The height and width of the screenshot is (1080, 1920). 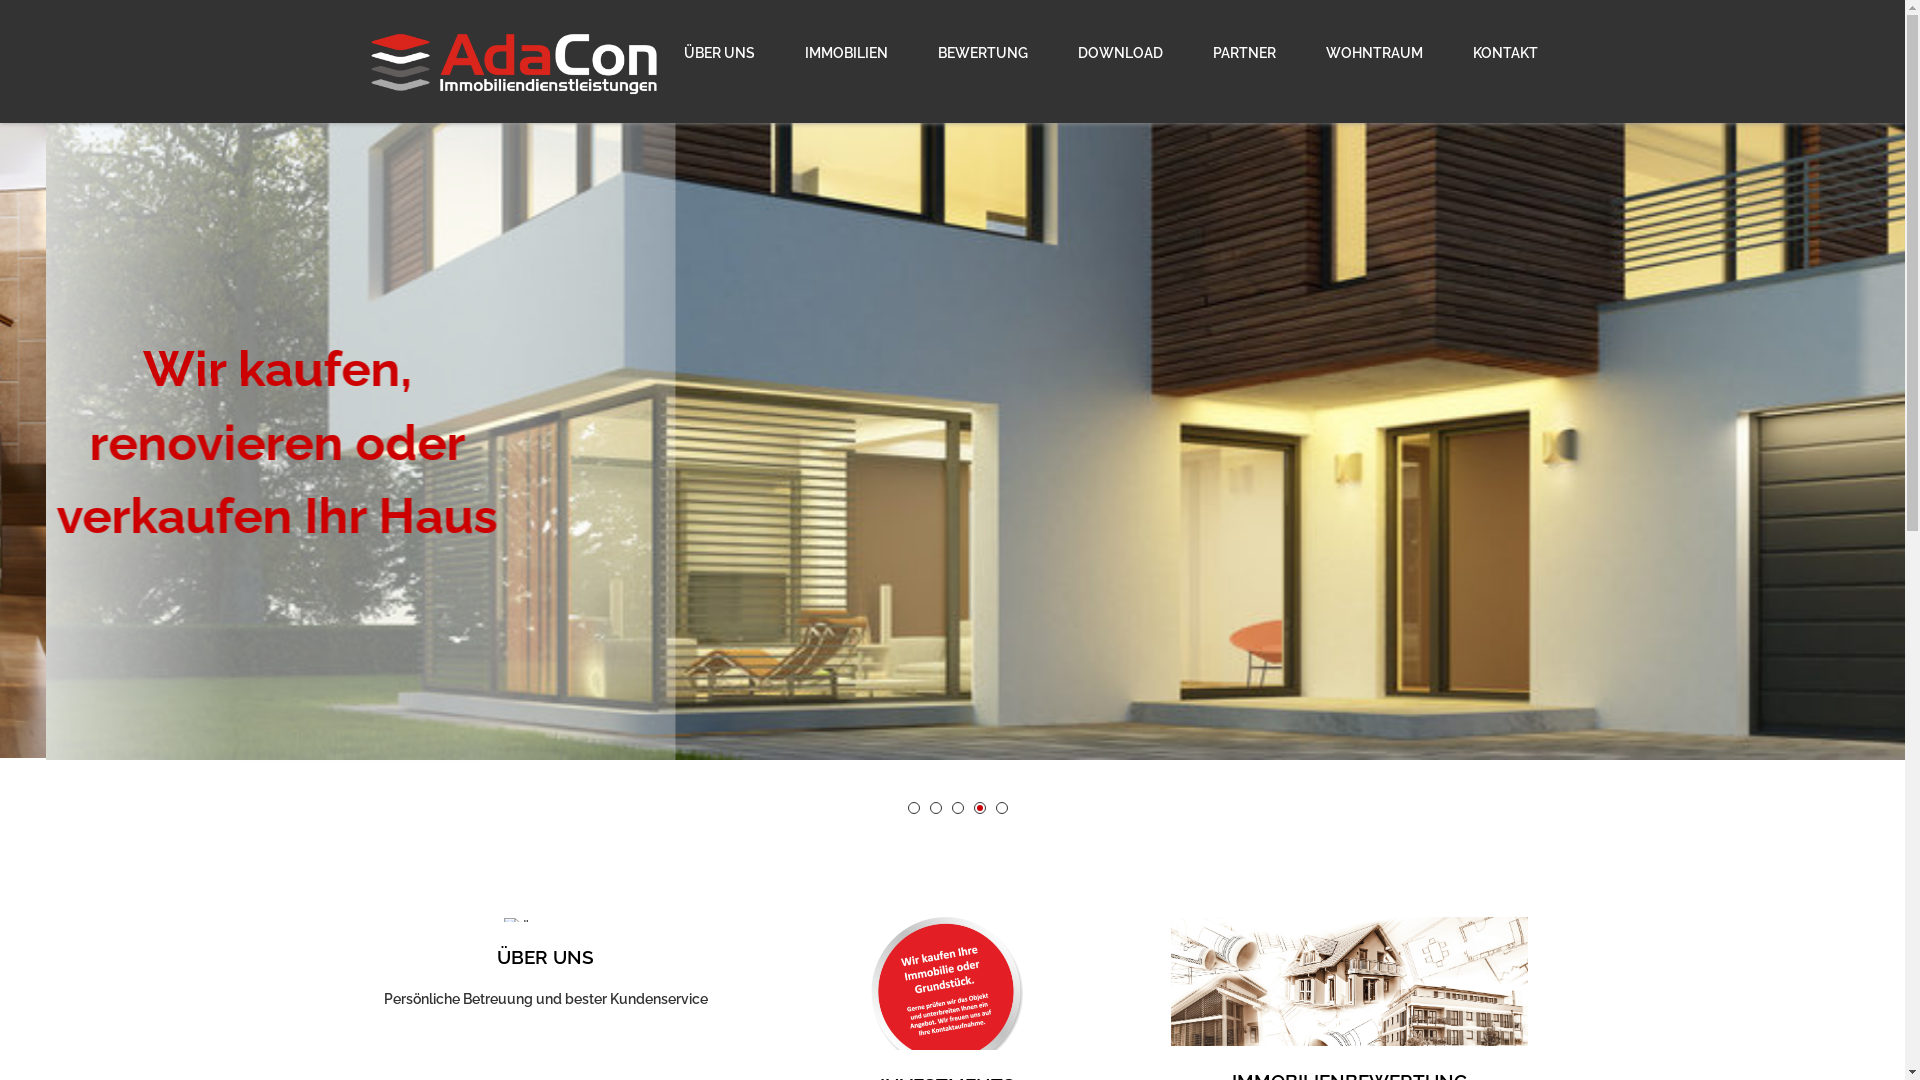 I want to click on 'Investments', so click(x=946, y=993).